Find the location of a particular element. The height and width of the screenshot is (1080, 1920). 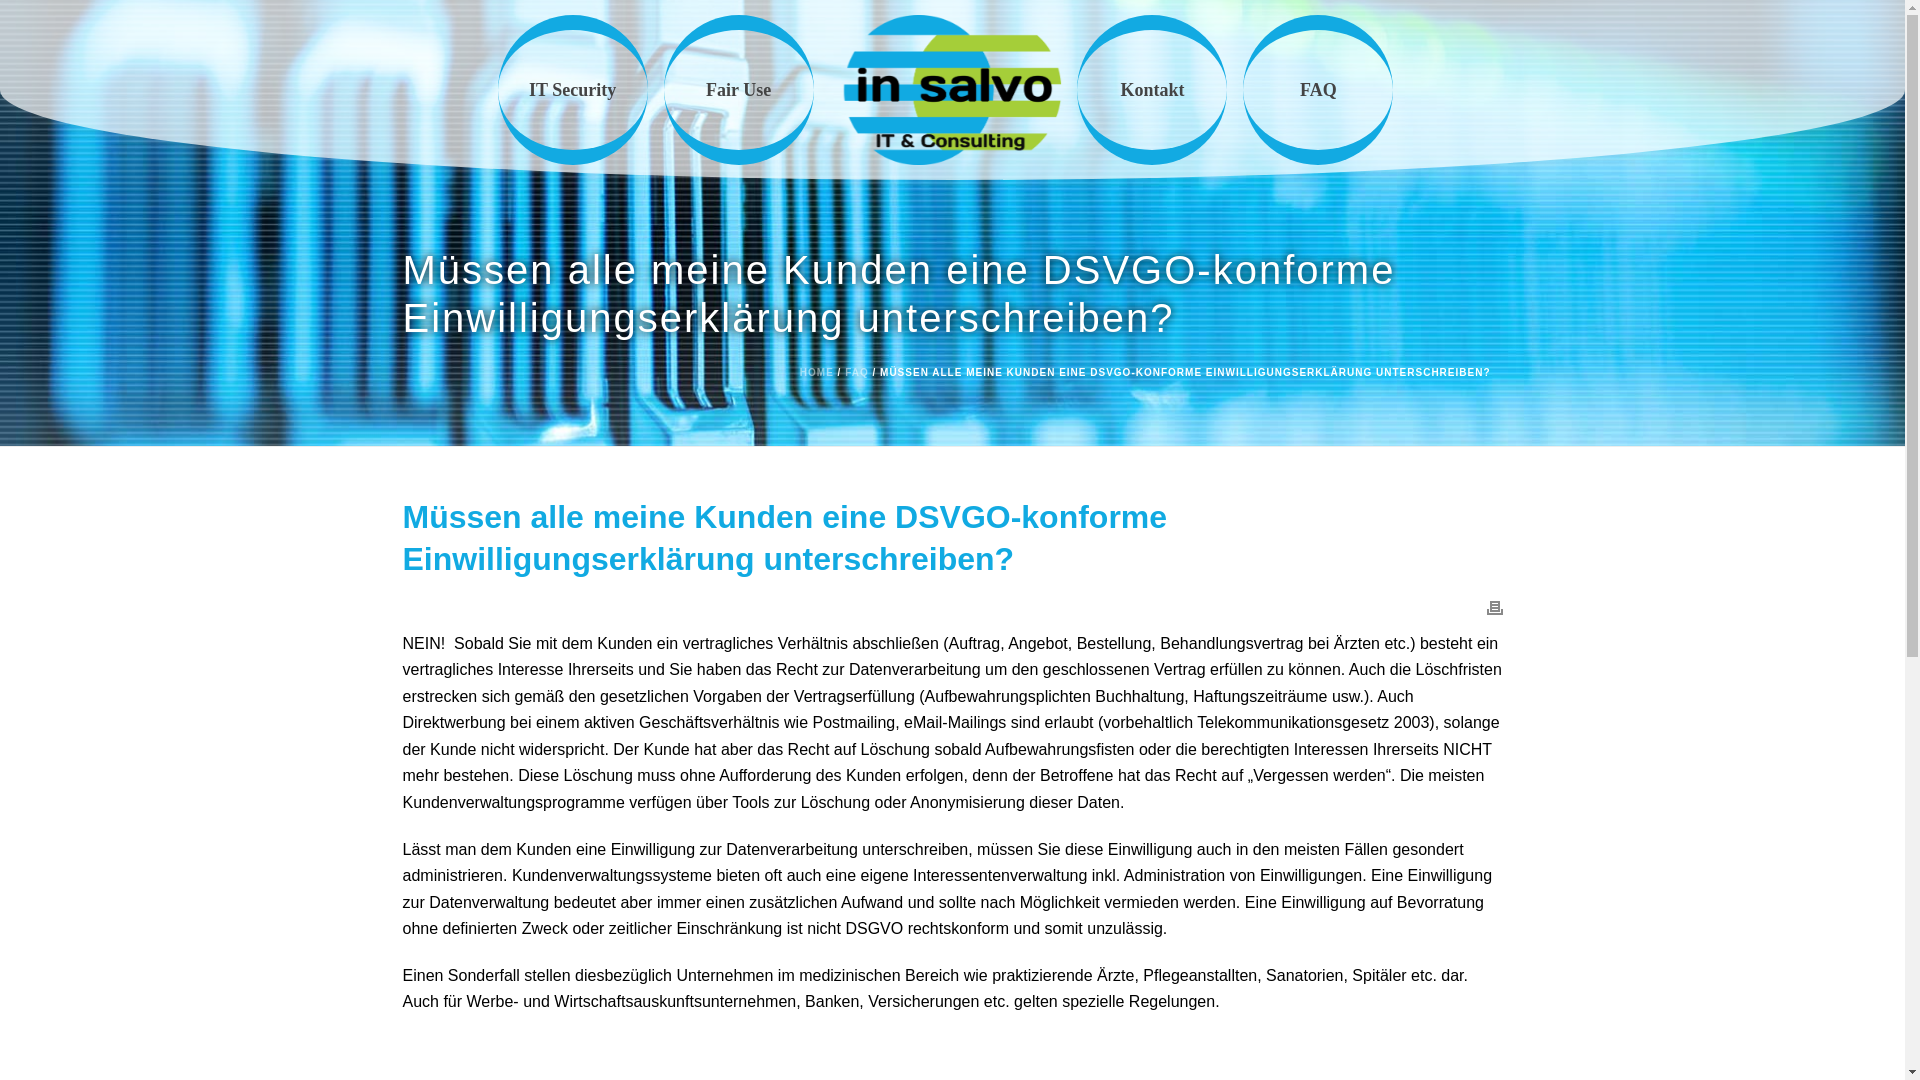

'FAQ' is located at coordinates (1318, 88).